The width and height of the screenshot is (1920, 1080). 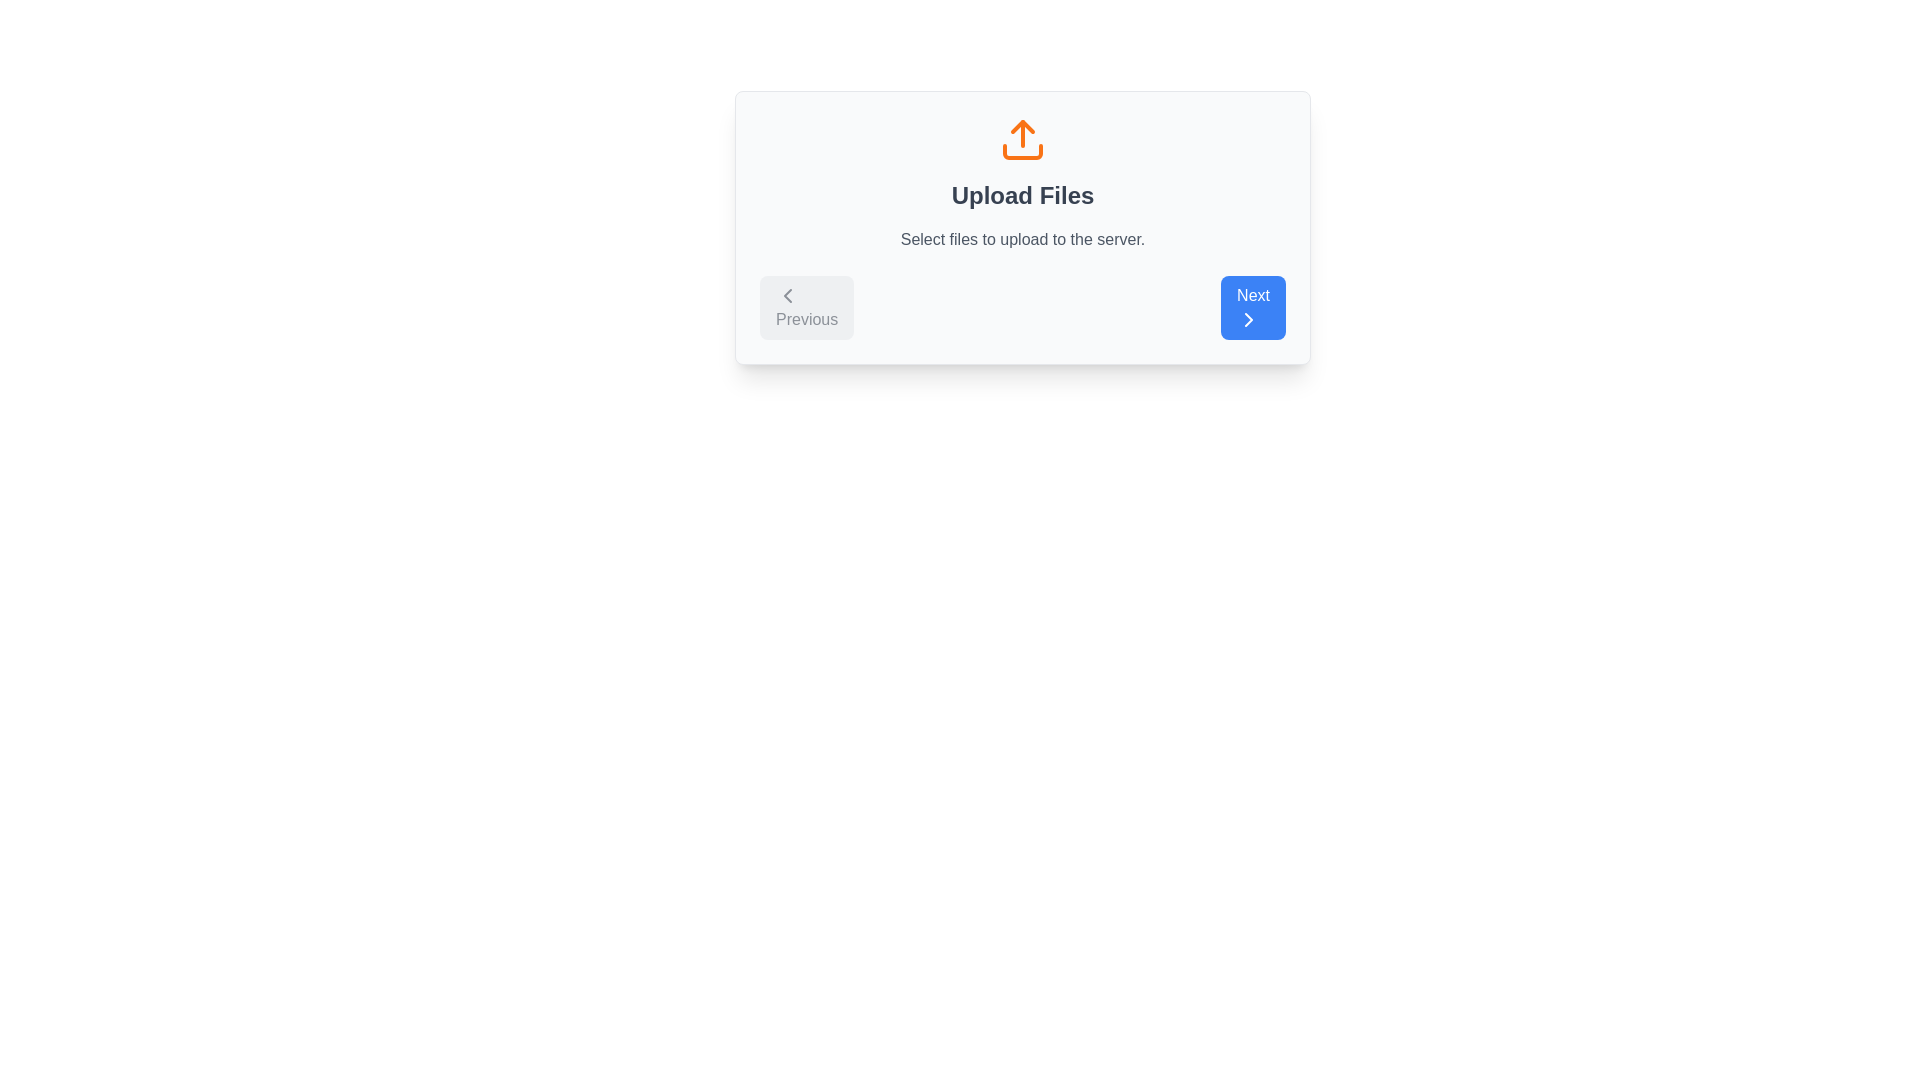 What do you see at coordinates (807, 308) in the screenshot?
I see `the 'Previous' button located at the bottom left of the card interface, which features a left arrow icon and dark gray text on a light gray background` at bounding box center [807, 308].